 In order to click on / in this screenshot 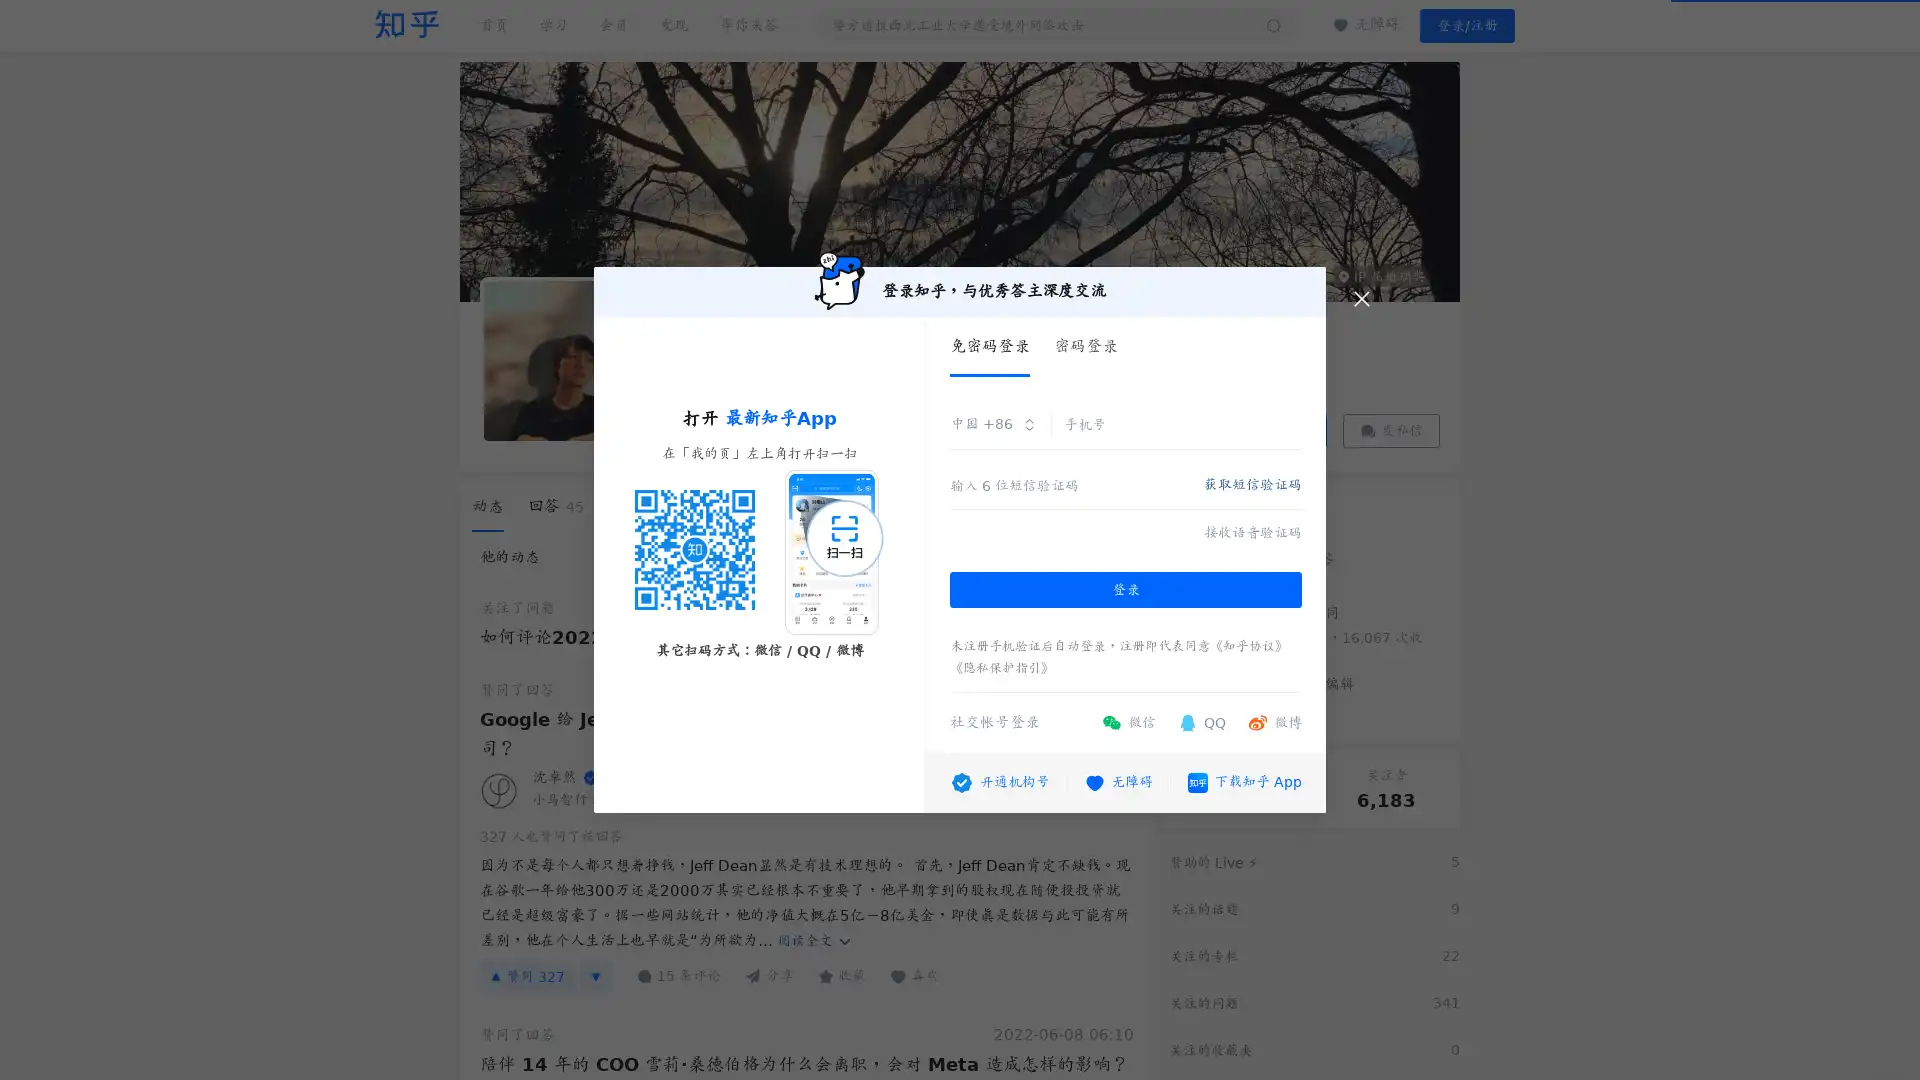, I will do `click(1467, 26)`.